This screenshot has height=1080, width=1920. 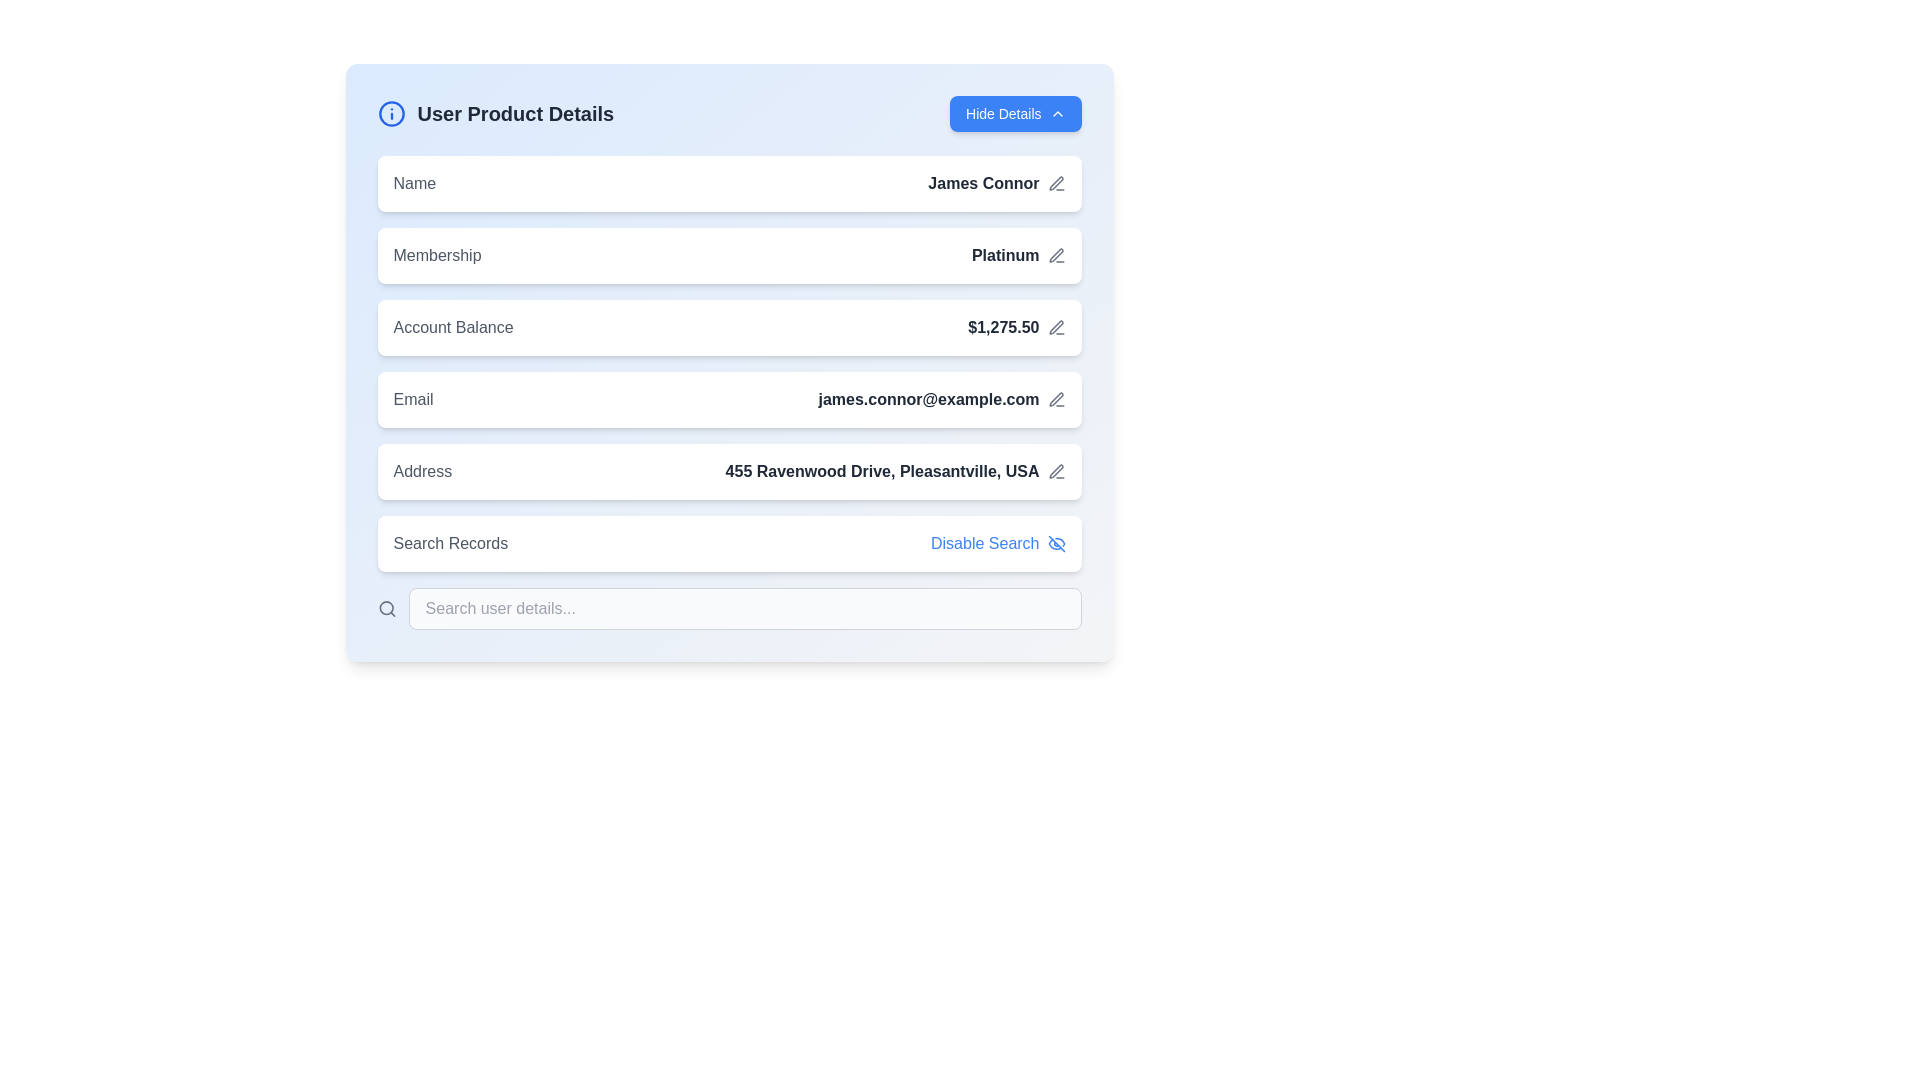 I want to click on the edit icon button located to the right of the bold text 'James Connor' to initiate editing of the user information, so click(x=1055, y=184).